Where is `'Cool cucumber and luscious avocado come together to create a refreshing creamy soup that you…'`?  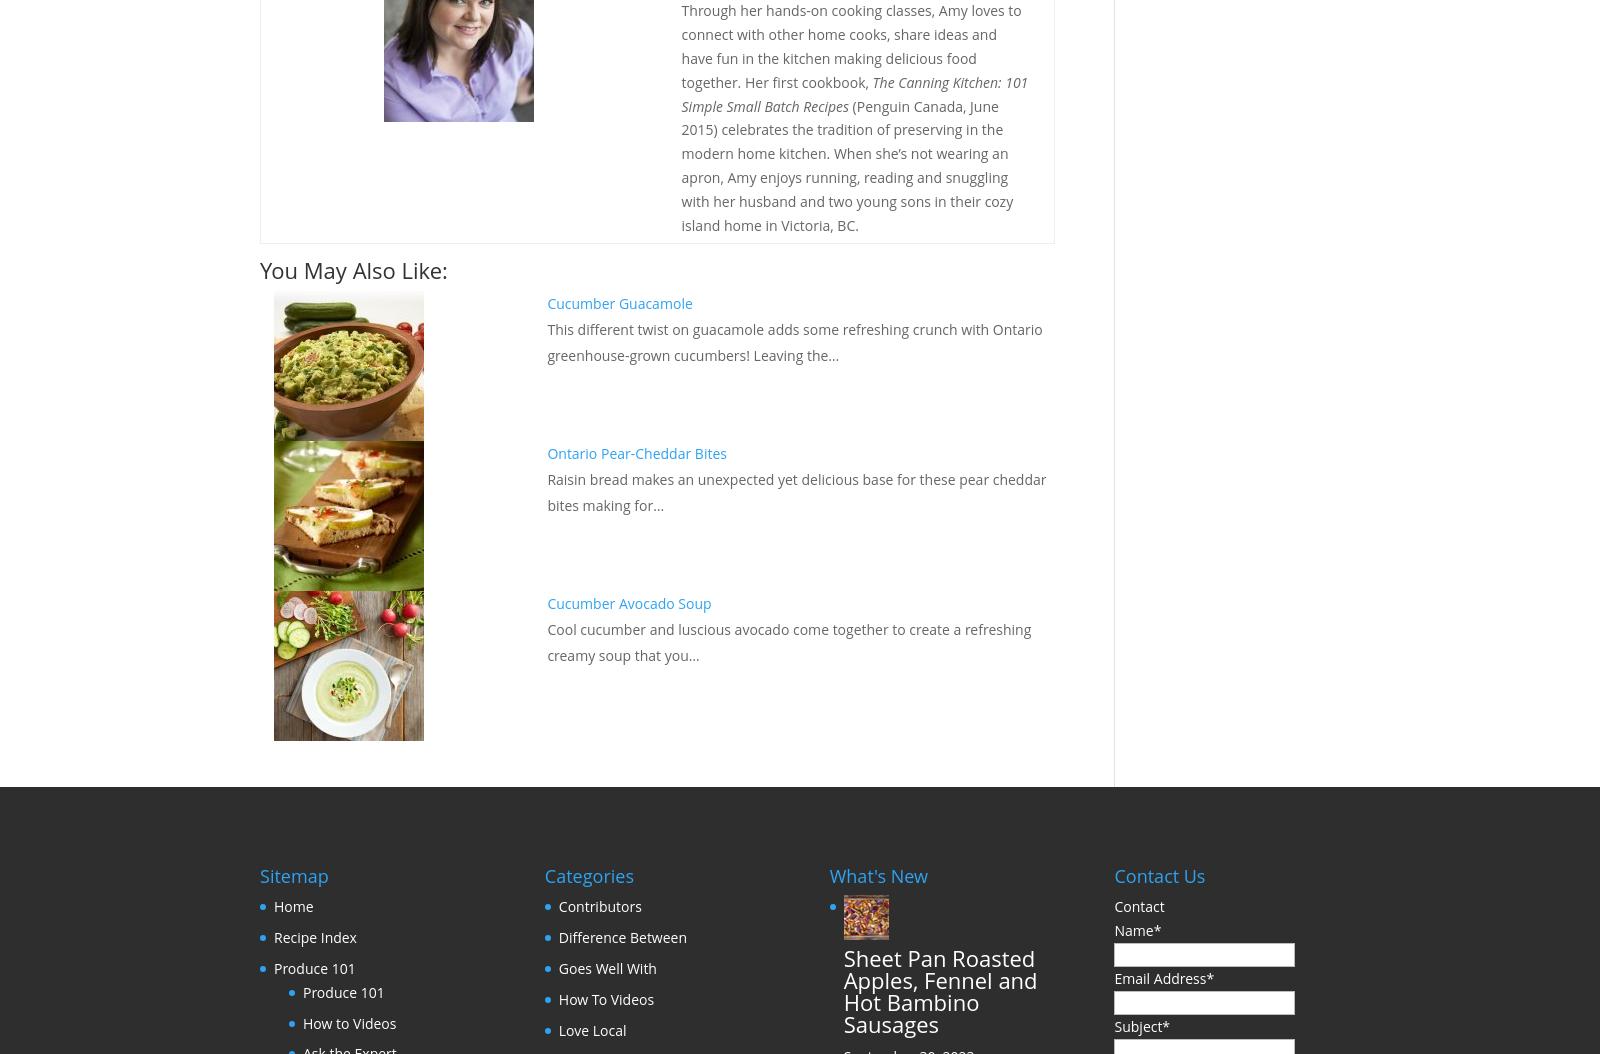 'Cool cucumber and luscious avocado come together to create a refreshing creamy soup that you…' is located at coordinates (788, 642).